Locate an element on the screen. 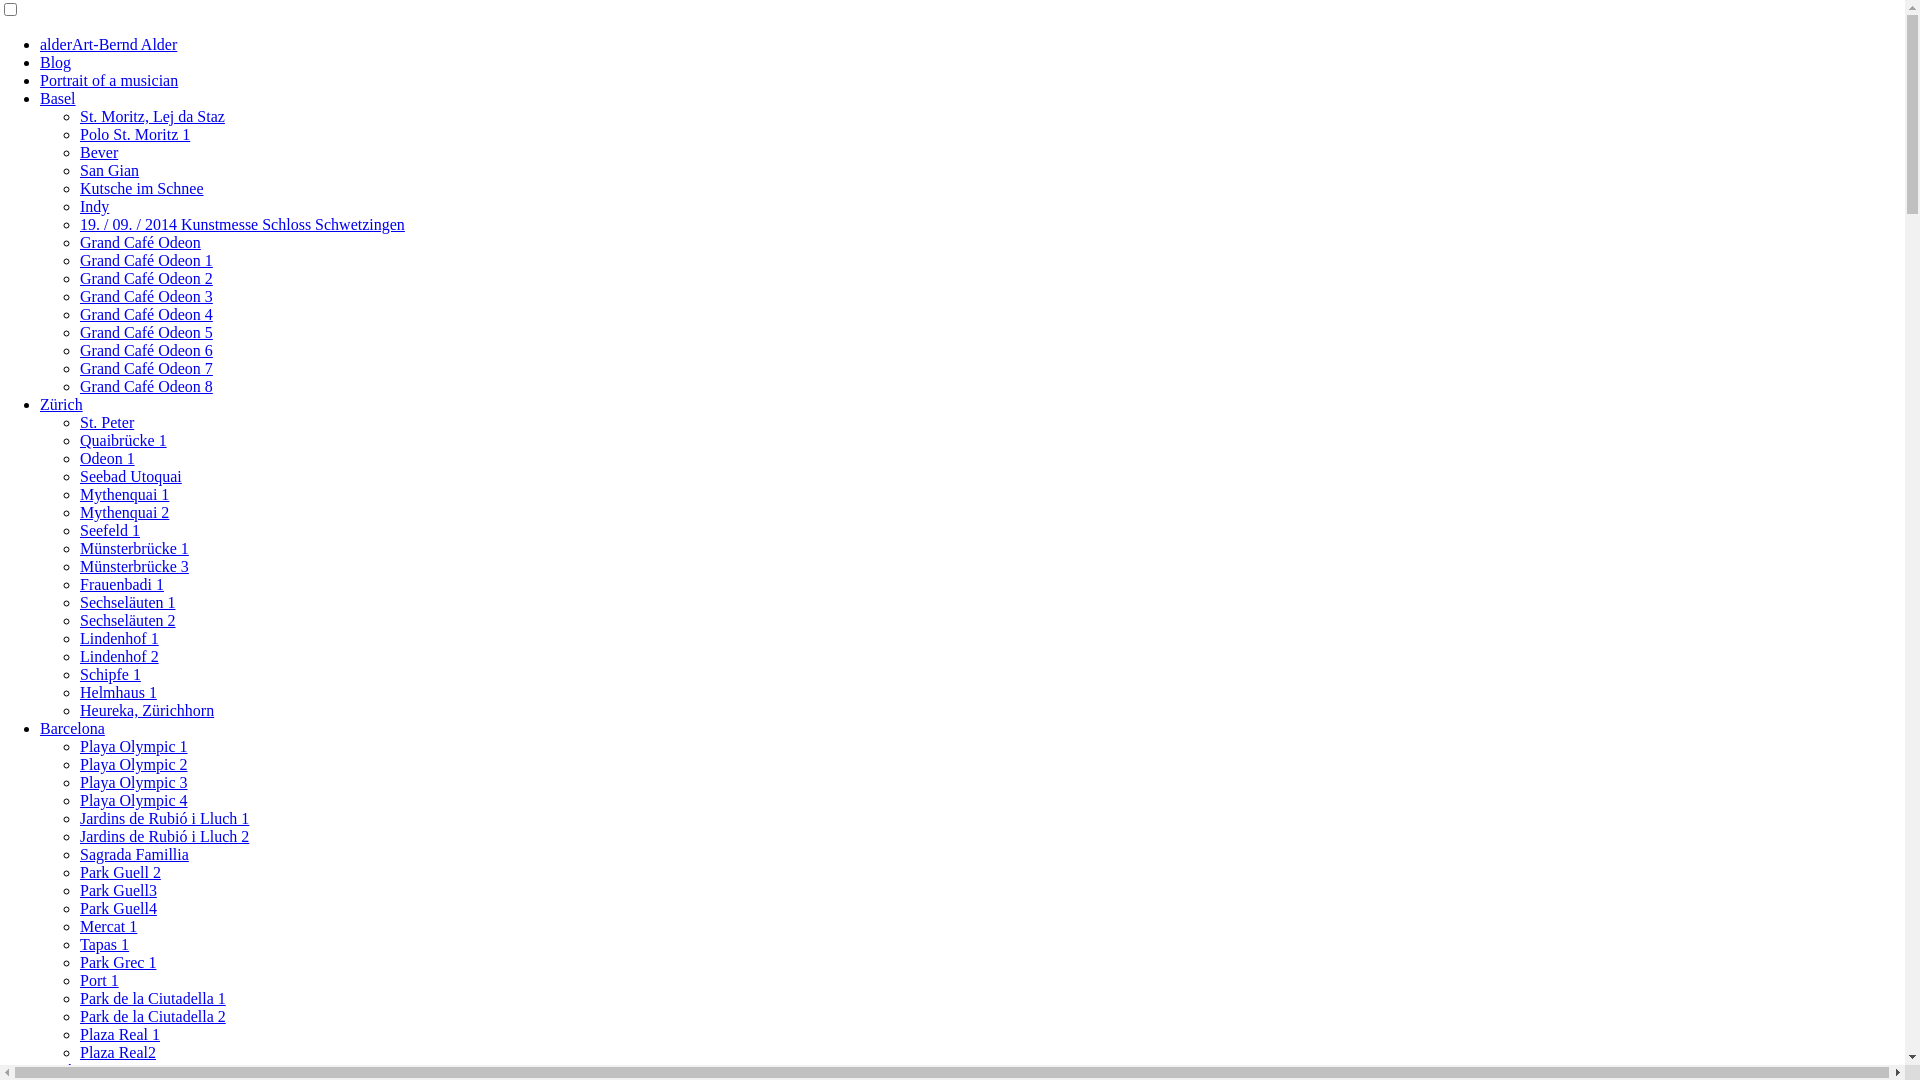 The image size is (1920, 1080). 'Mythenquai 1' is located at coordinates (123, 494).